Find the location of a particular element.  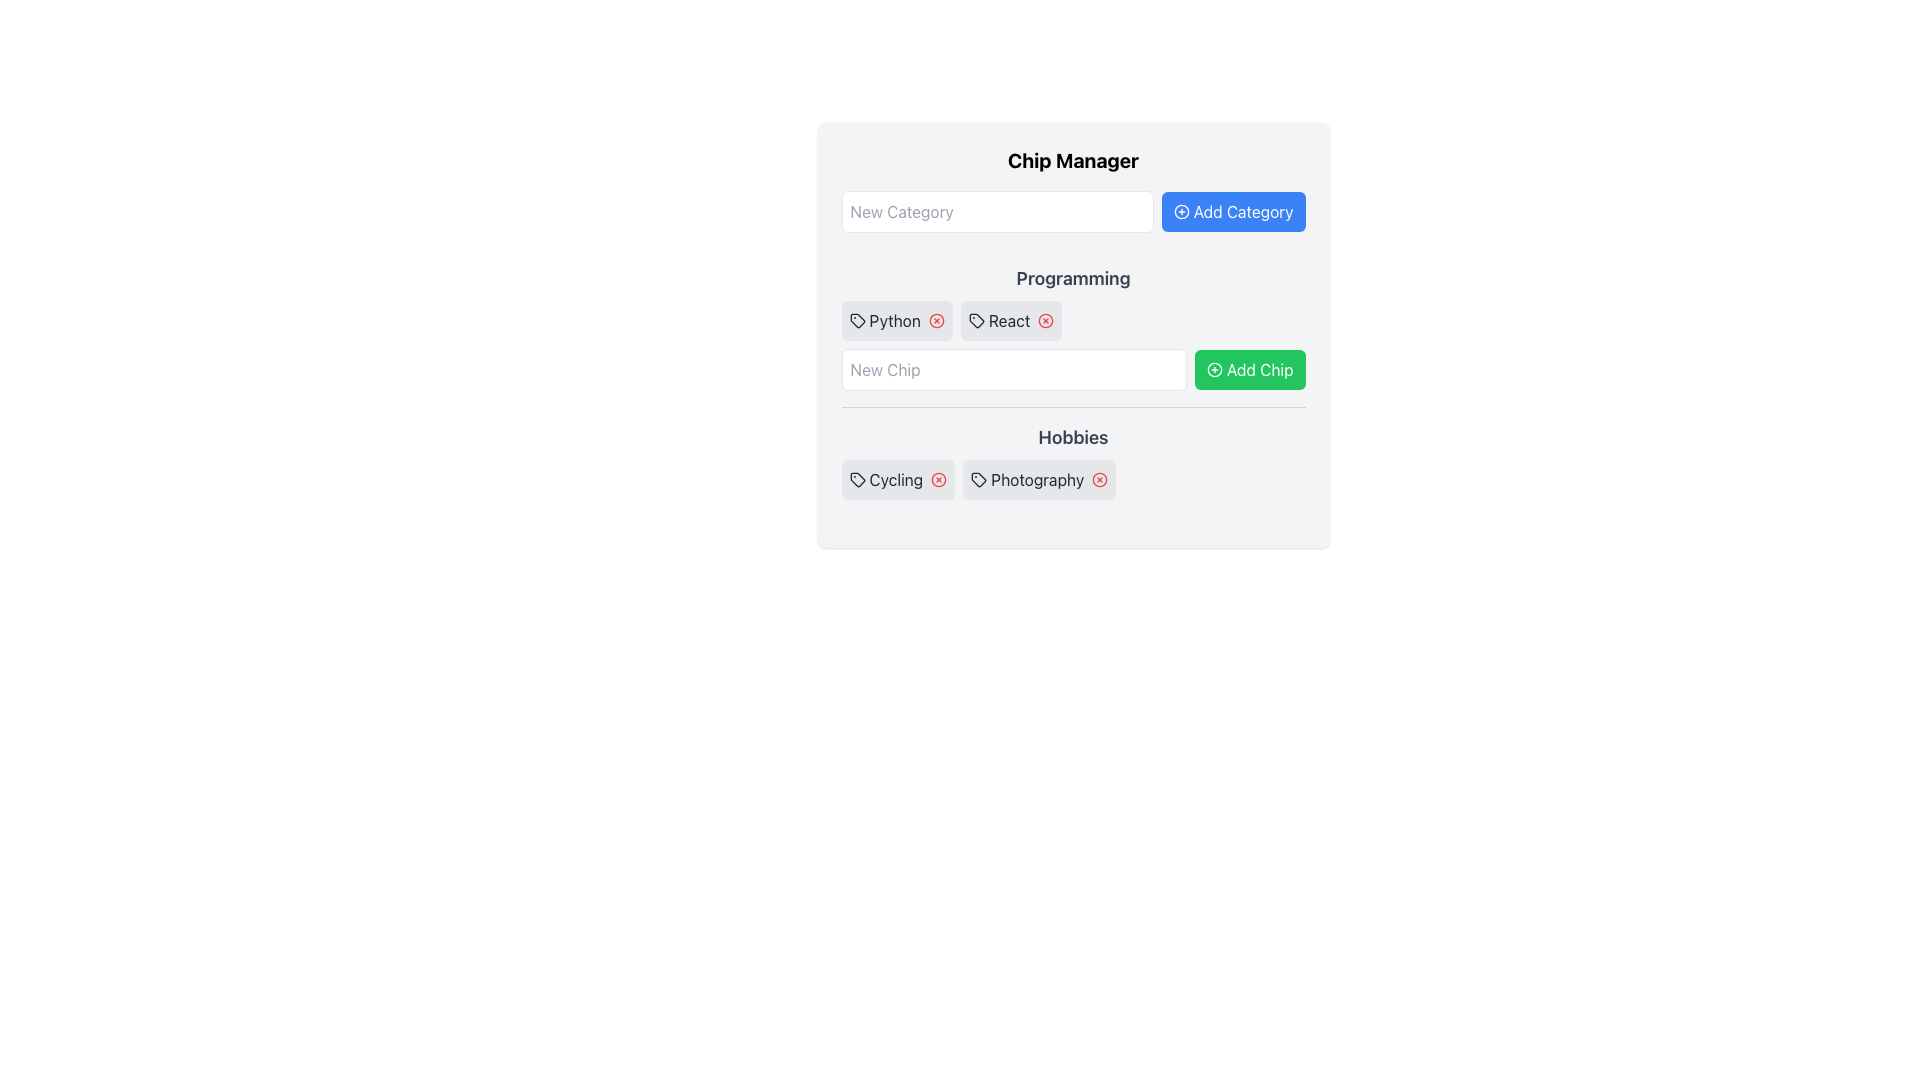

the SVG circle icon indicating 'Cycling' in the Hobbies section, which is the first icon in its group is located at coordinates (938, 479).